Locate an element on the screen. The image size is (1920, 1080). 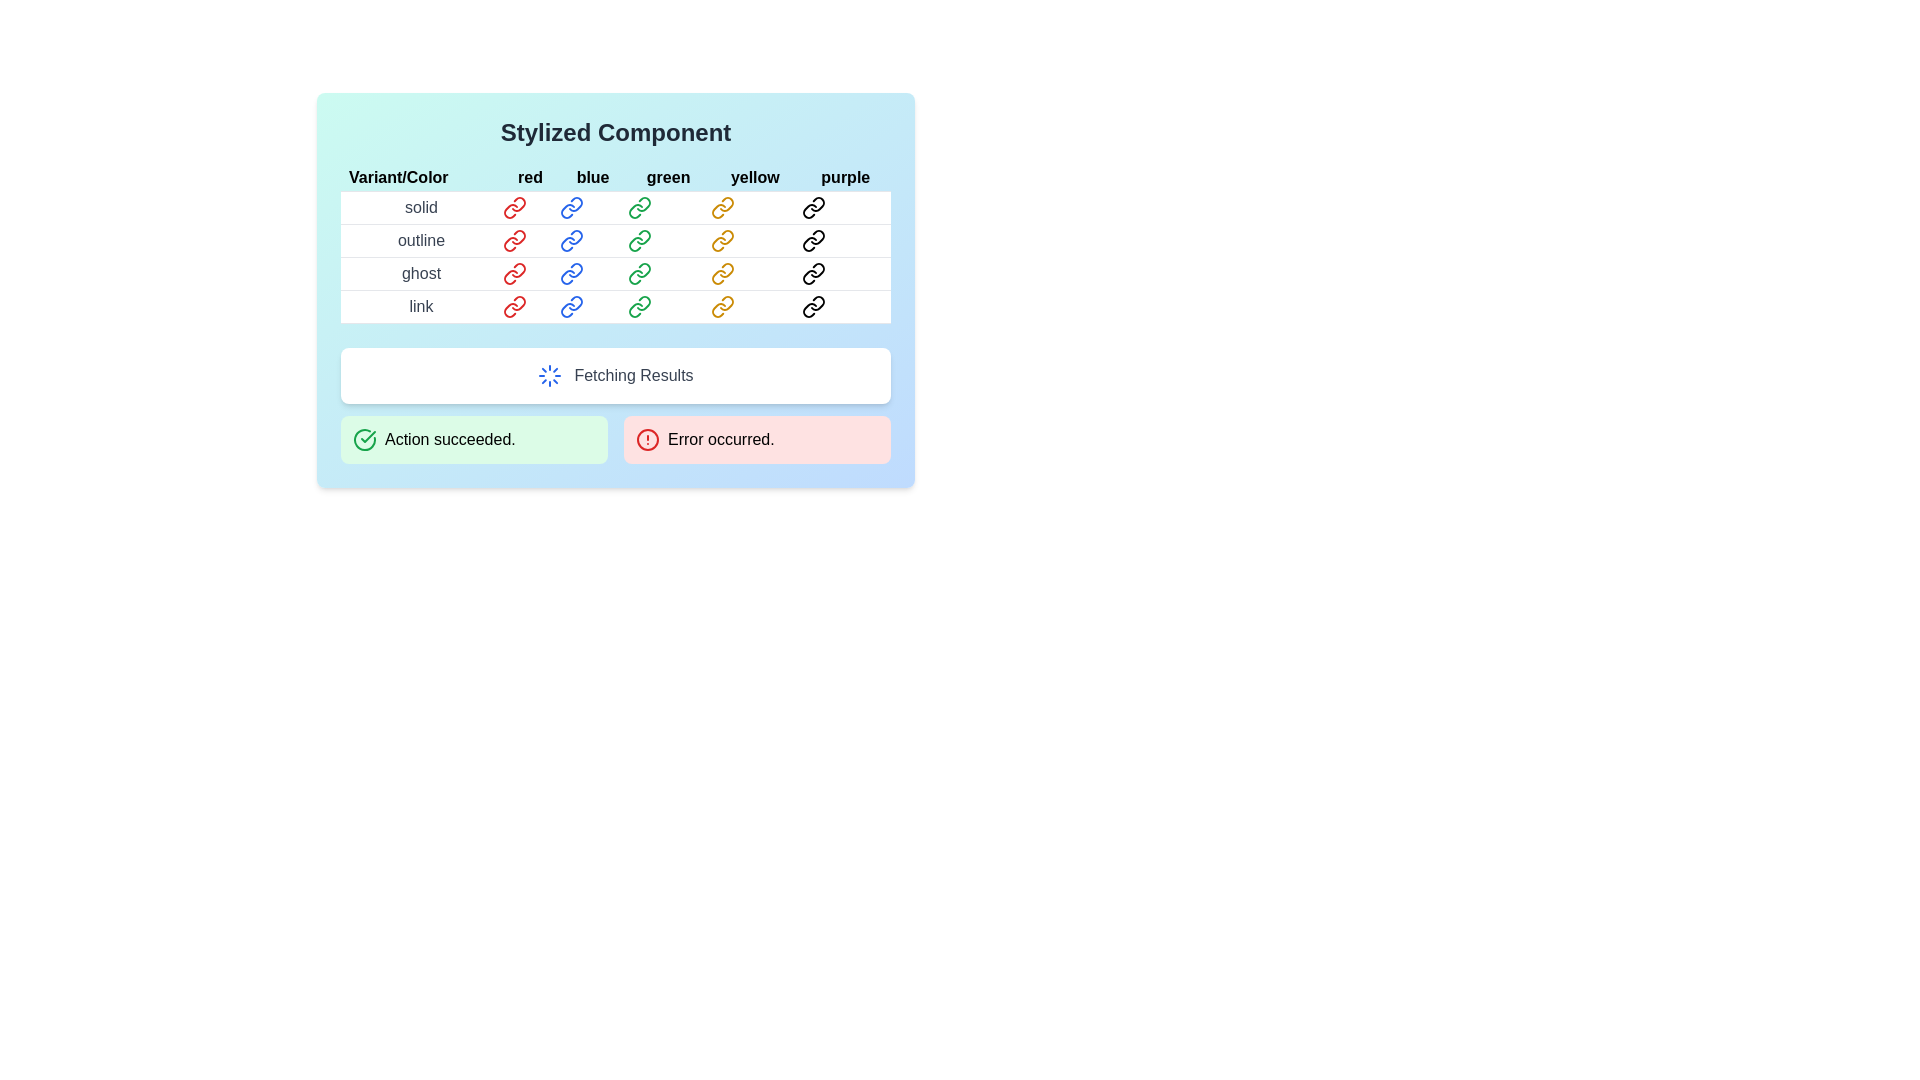
the yellow chain links icon located in the 'outline' row under the 'Variant/Color' grid is located at coordinates (722, 239).